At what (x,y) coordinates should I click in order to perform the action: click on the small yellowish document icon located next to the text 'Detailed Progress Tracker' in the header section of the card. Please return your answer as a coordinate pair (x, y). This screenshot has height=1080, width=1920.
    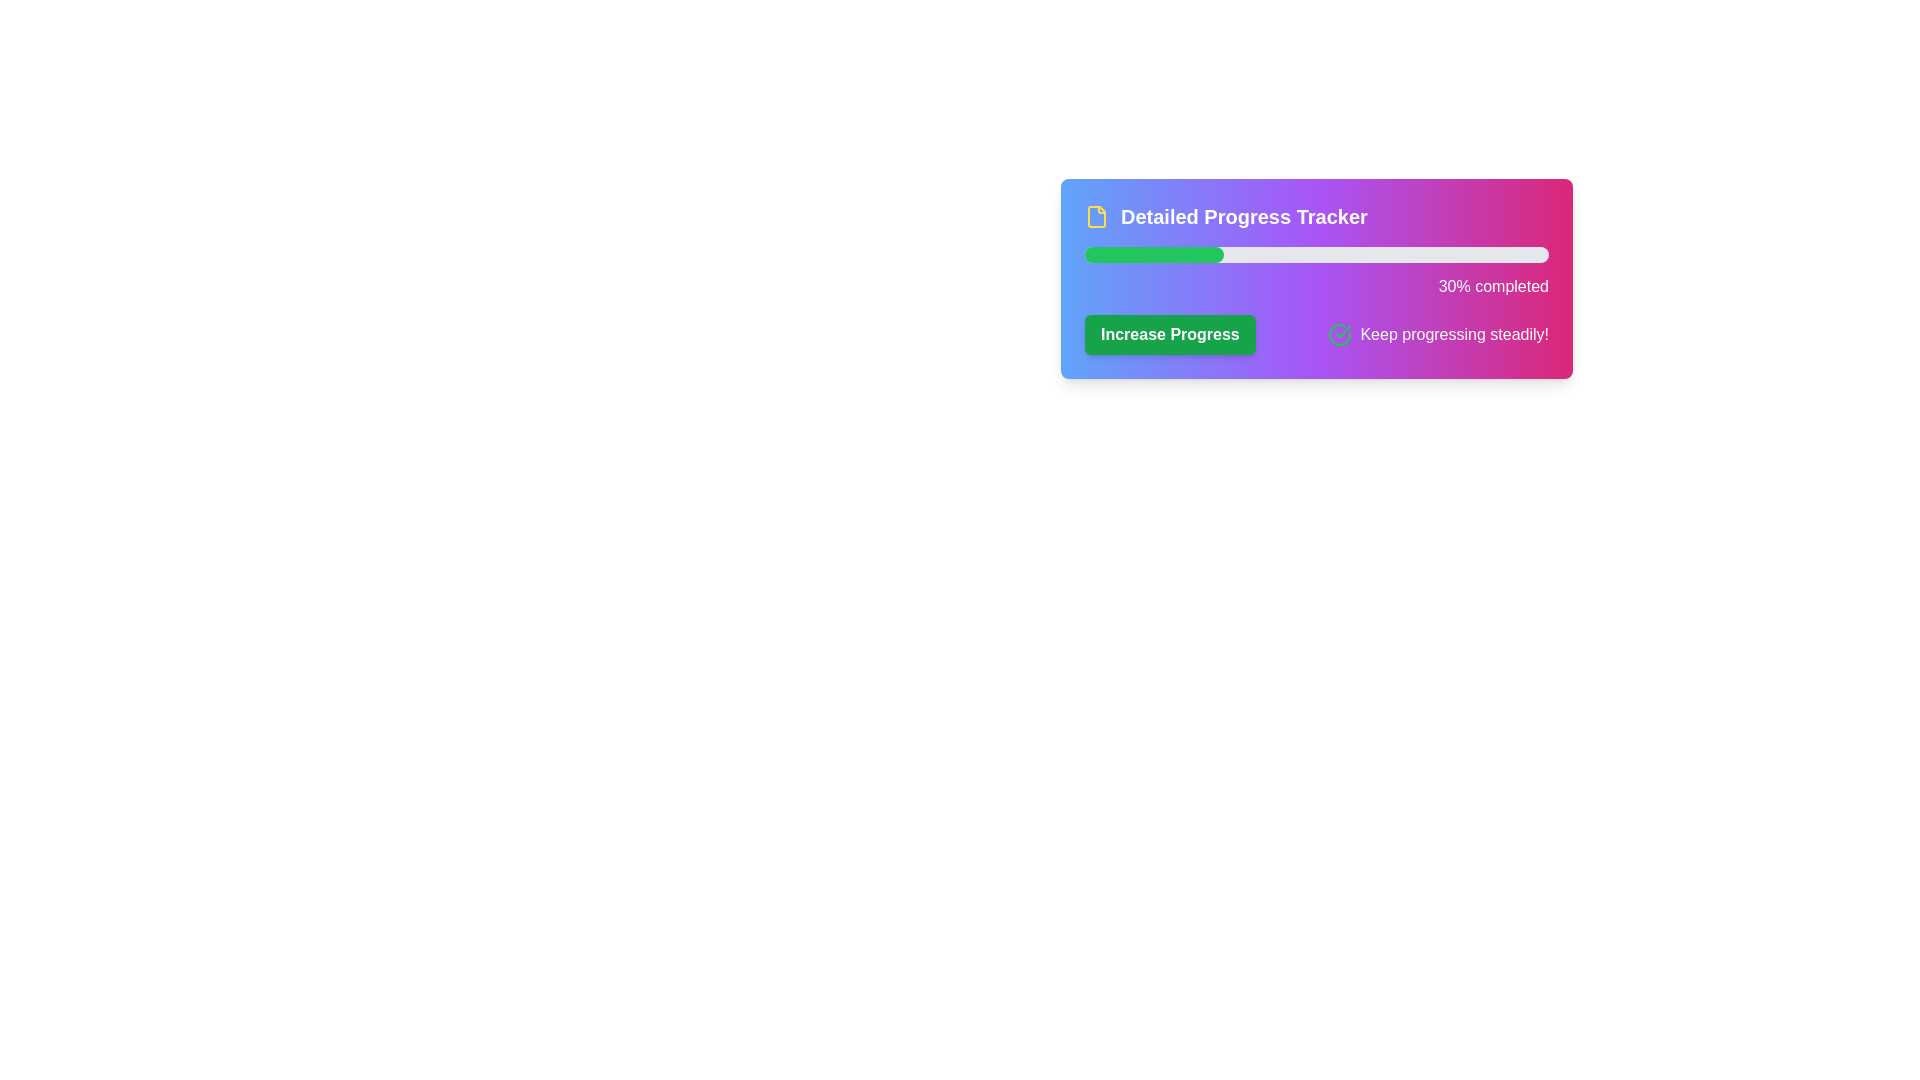
    Looking at the image, I should click on (1096, 216).